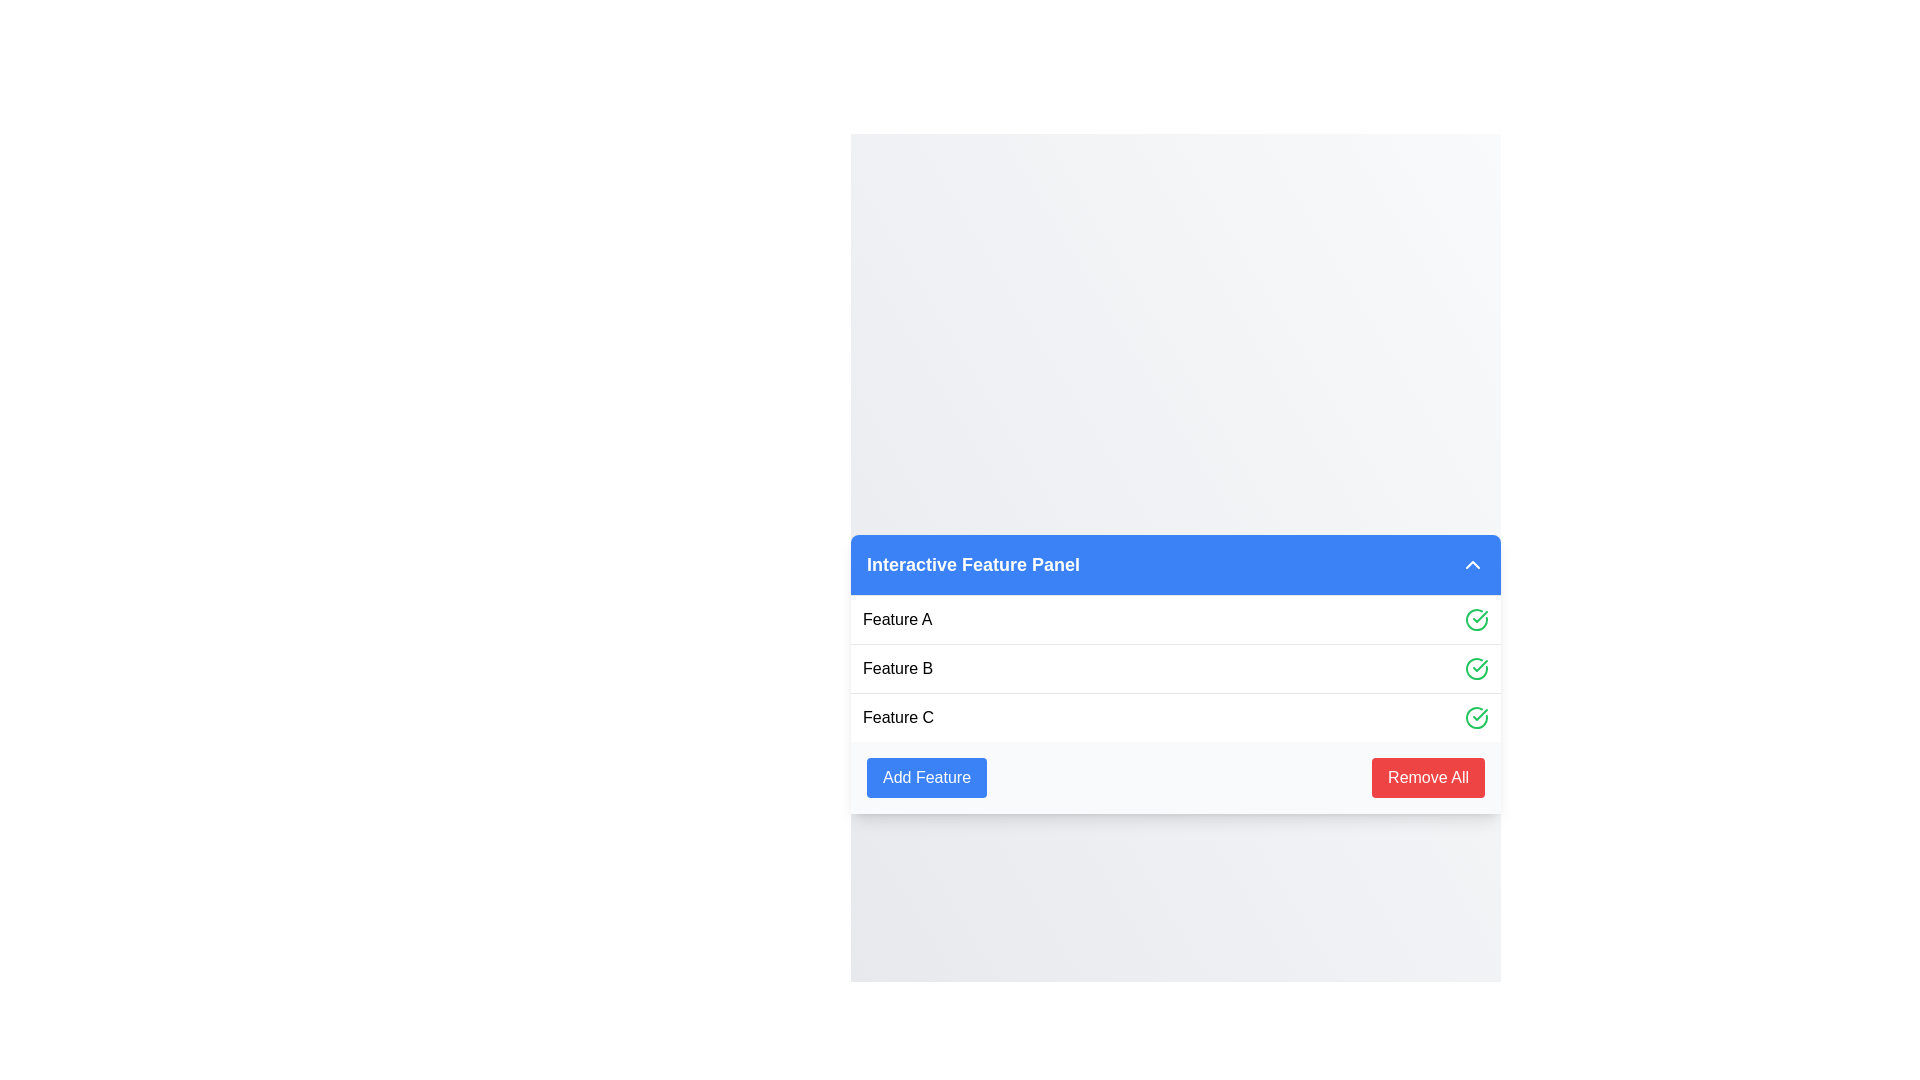 The image size is (1920, 1080). What do you see at coordinates (897, 668) in the screenshot?
I see `text label displaying 'Feature B' located in the second row of the tabular structure, positioned to the left of a green checkmark icon` at bounding box center [897, 668].